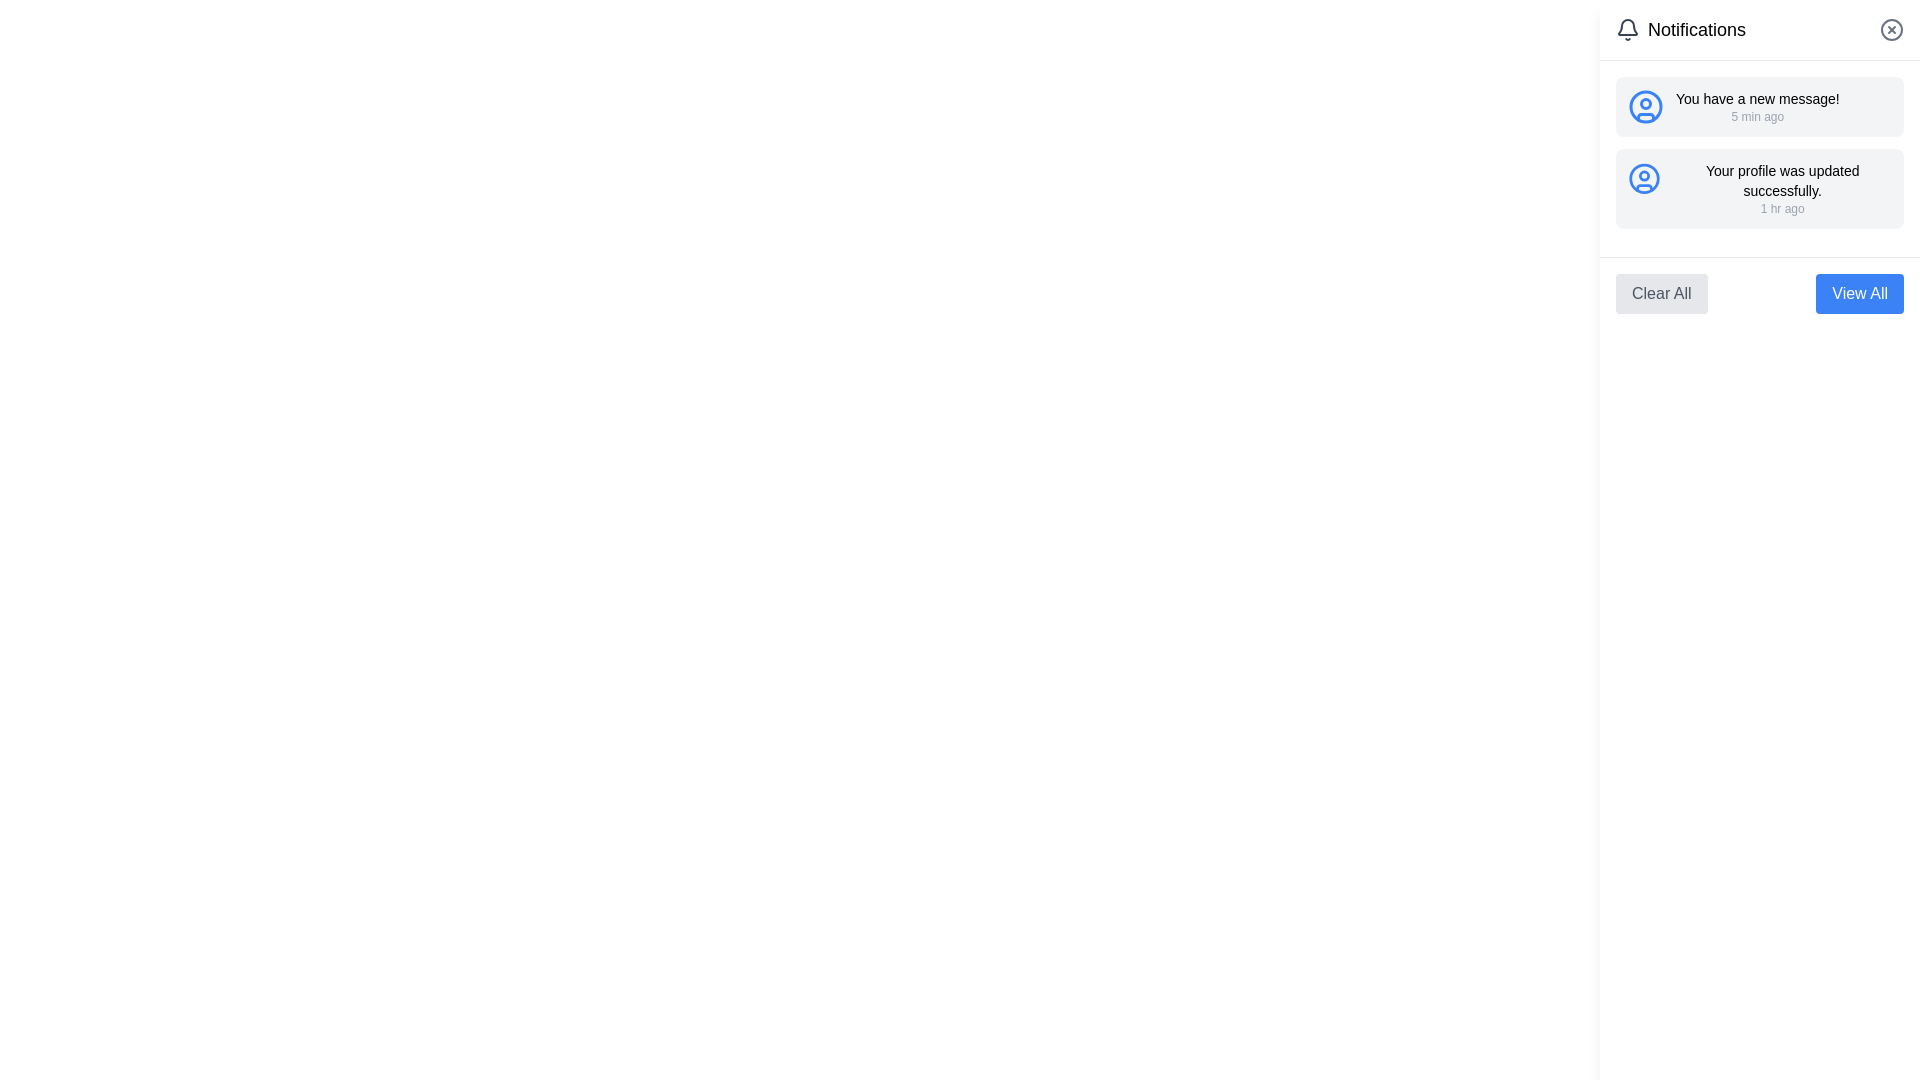 The width and height of the screenshot is (1920, 1080). I want to click on the second notification displaying the message 'Your profile was updated successfully.' for additional actions, so click(1760, 189).